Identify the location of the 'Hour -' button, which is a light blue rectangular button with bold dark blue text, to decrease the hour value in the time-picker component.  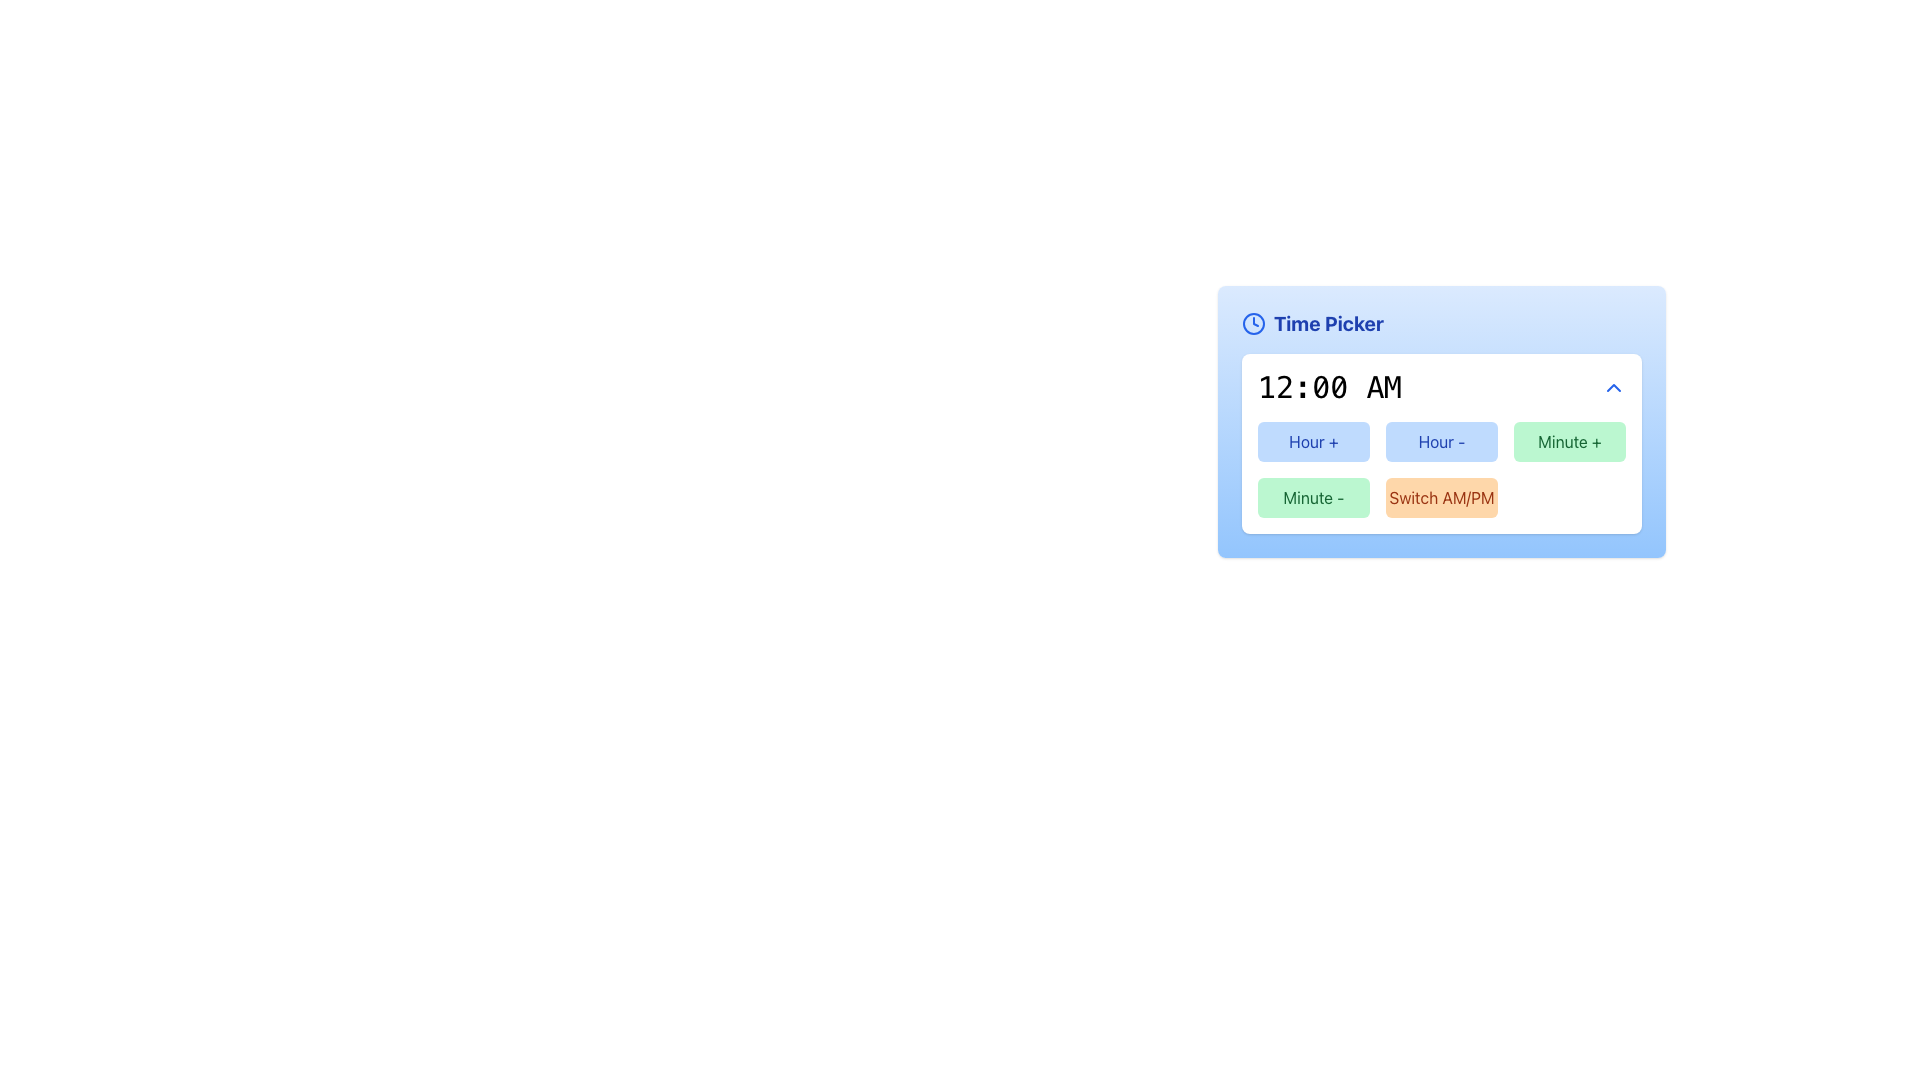
(1441, 420).